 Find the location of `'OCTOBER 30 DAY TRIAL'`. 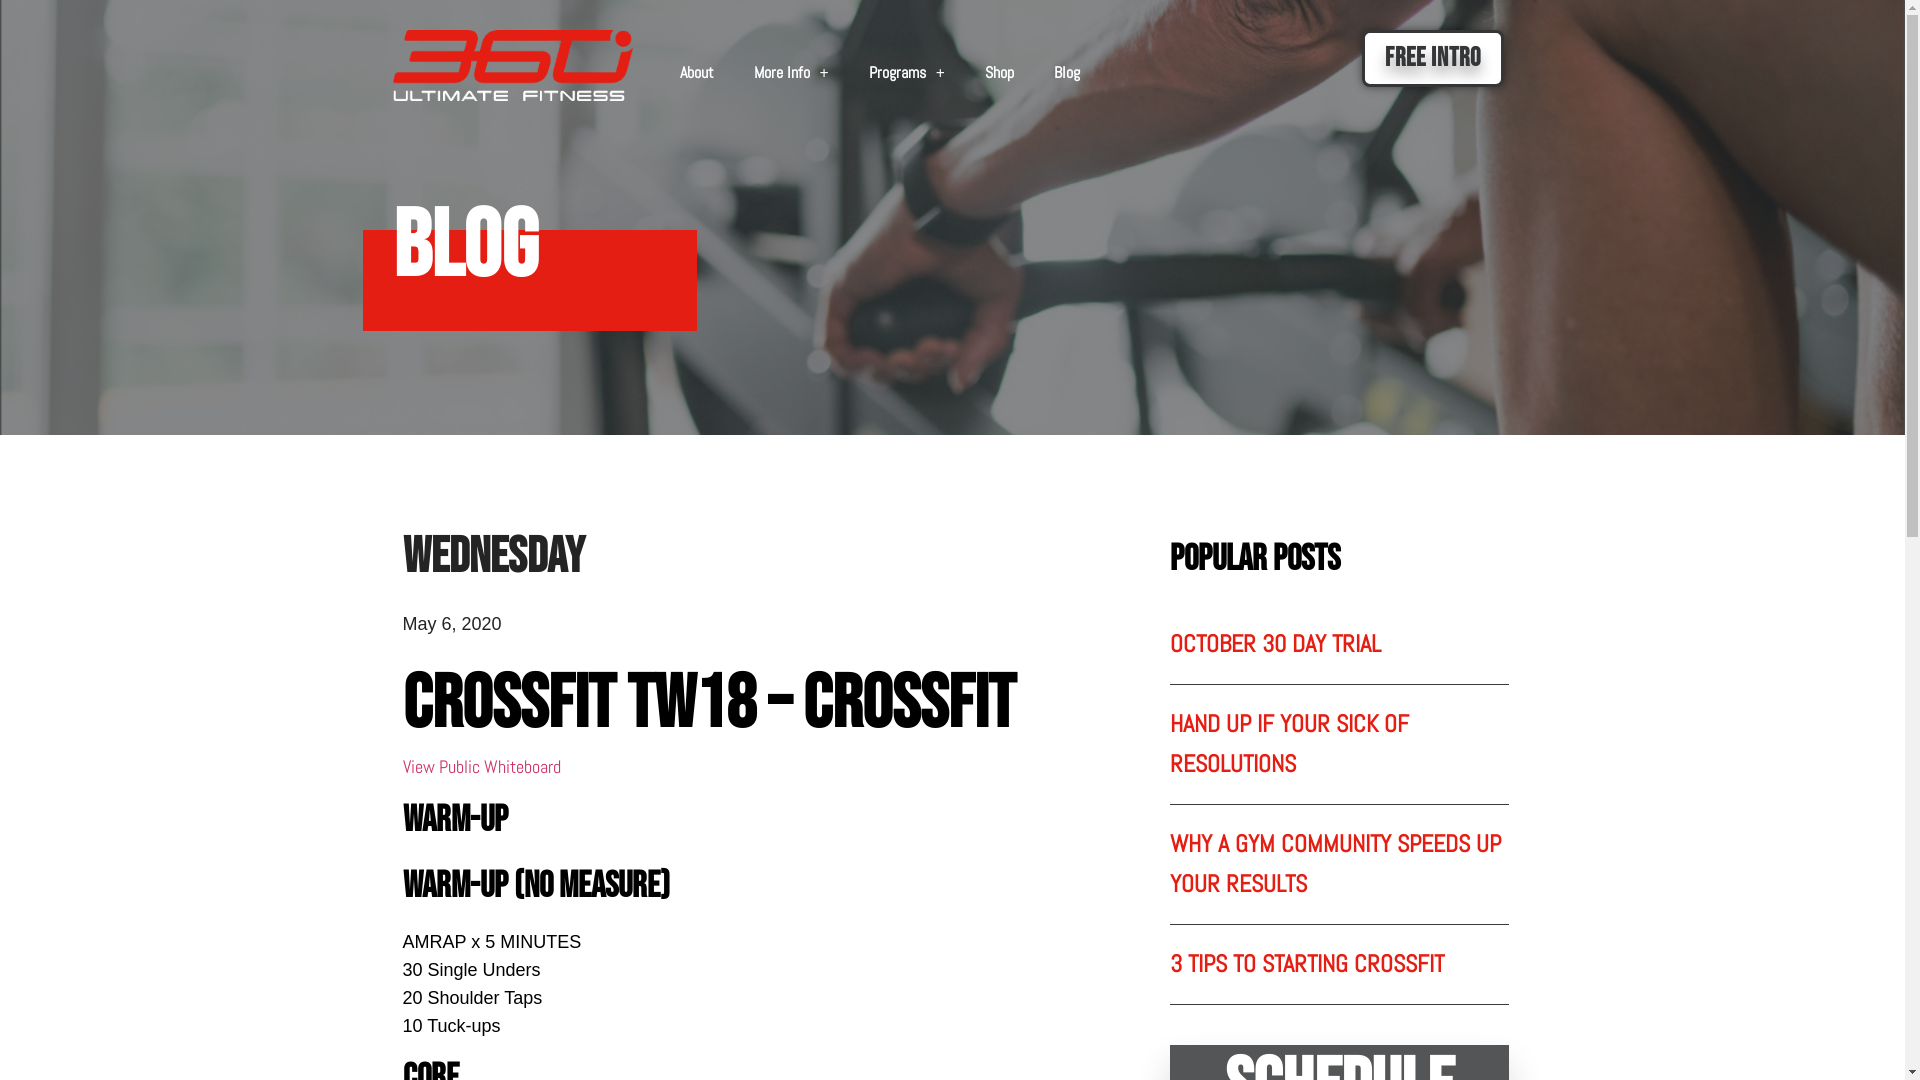

'OCTOBER 30 DAY TRIAL' is located at coordinates (1274, 643).